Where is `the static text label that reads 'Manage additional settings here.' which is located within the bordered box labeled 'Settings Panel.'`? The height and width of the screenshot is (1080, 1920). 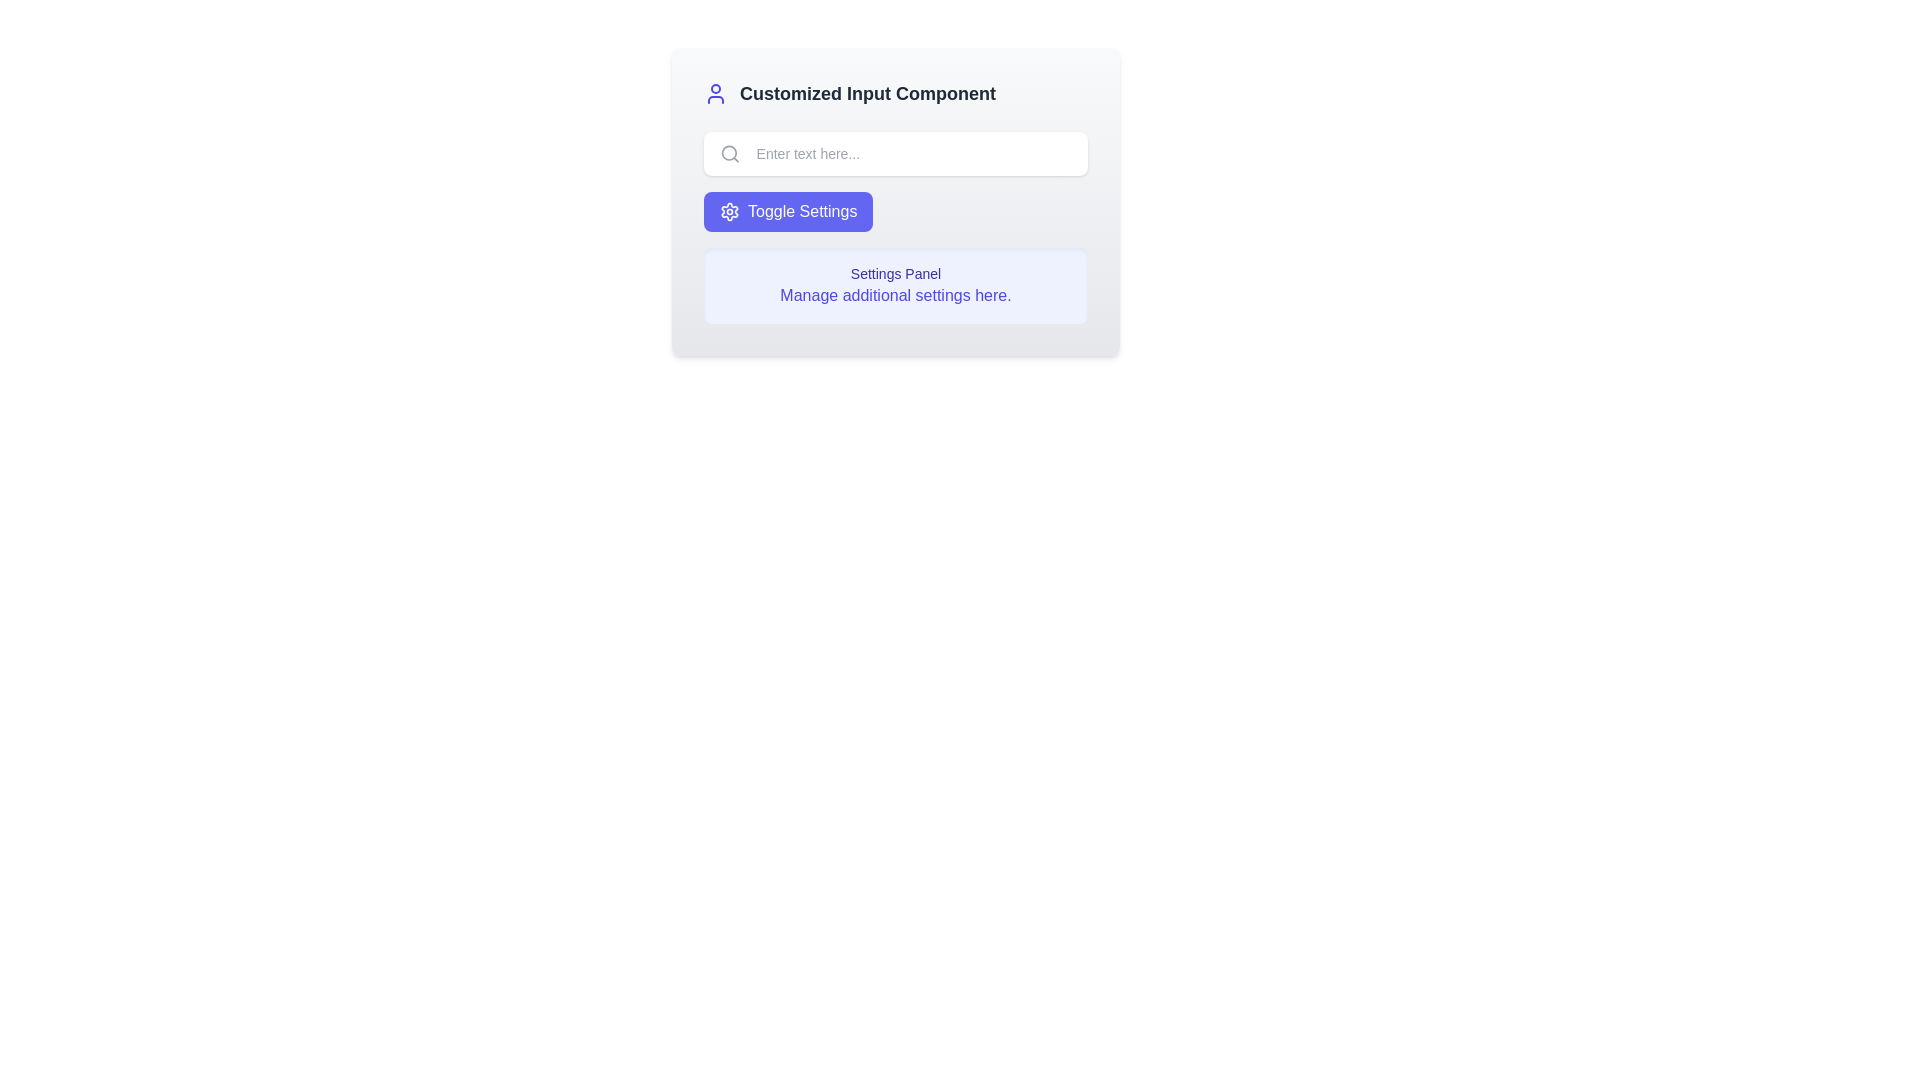
the static text label that reads 'Manage additional settings here.' which is located within the bordered box labeled 'Settings Panel.' is located at coordinates (895, 296).